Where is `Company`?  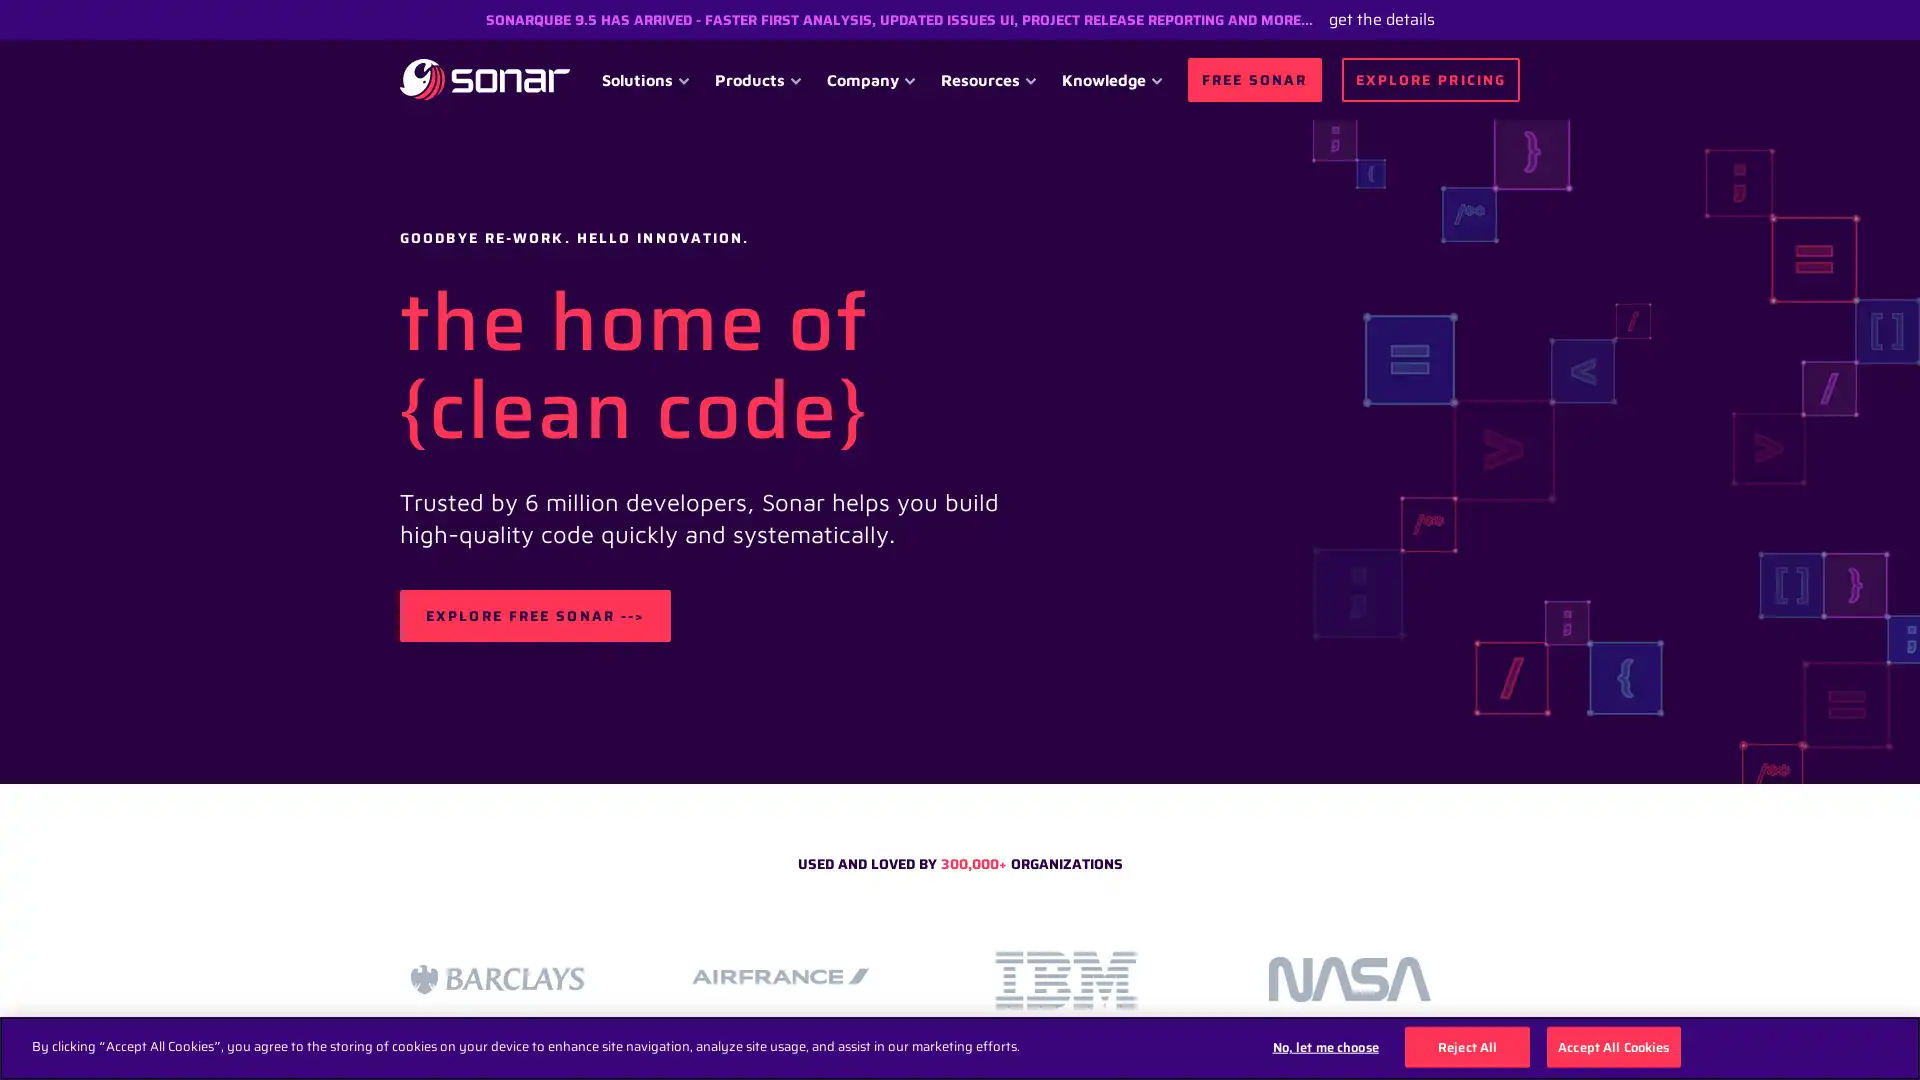
Company is located at coordinates (882, 79).